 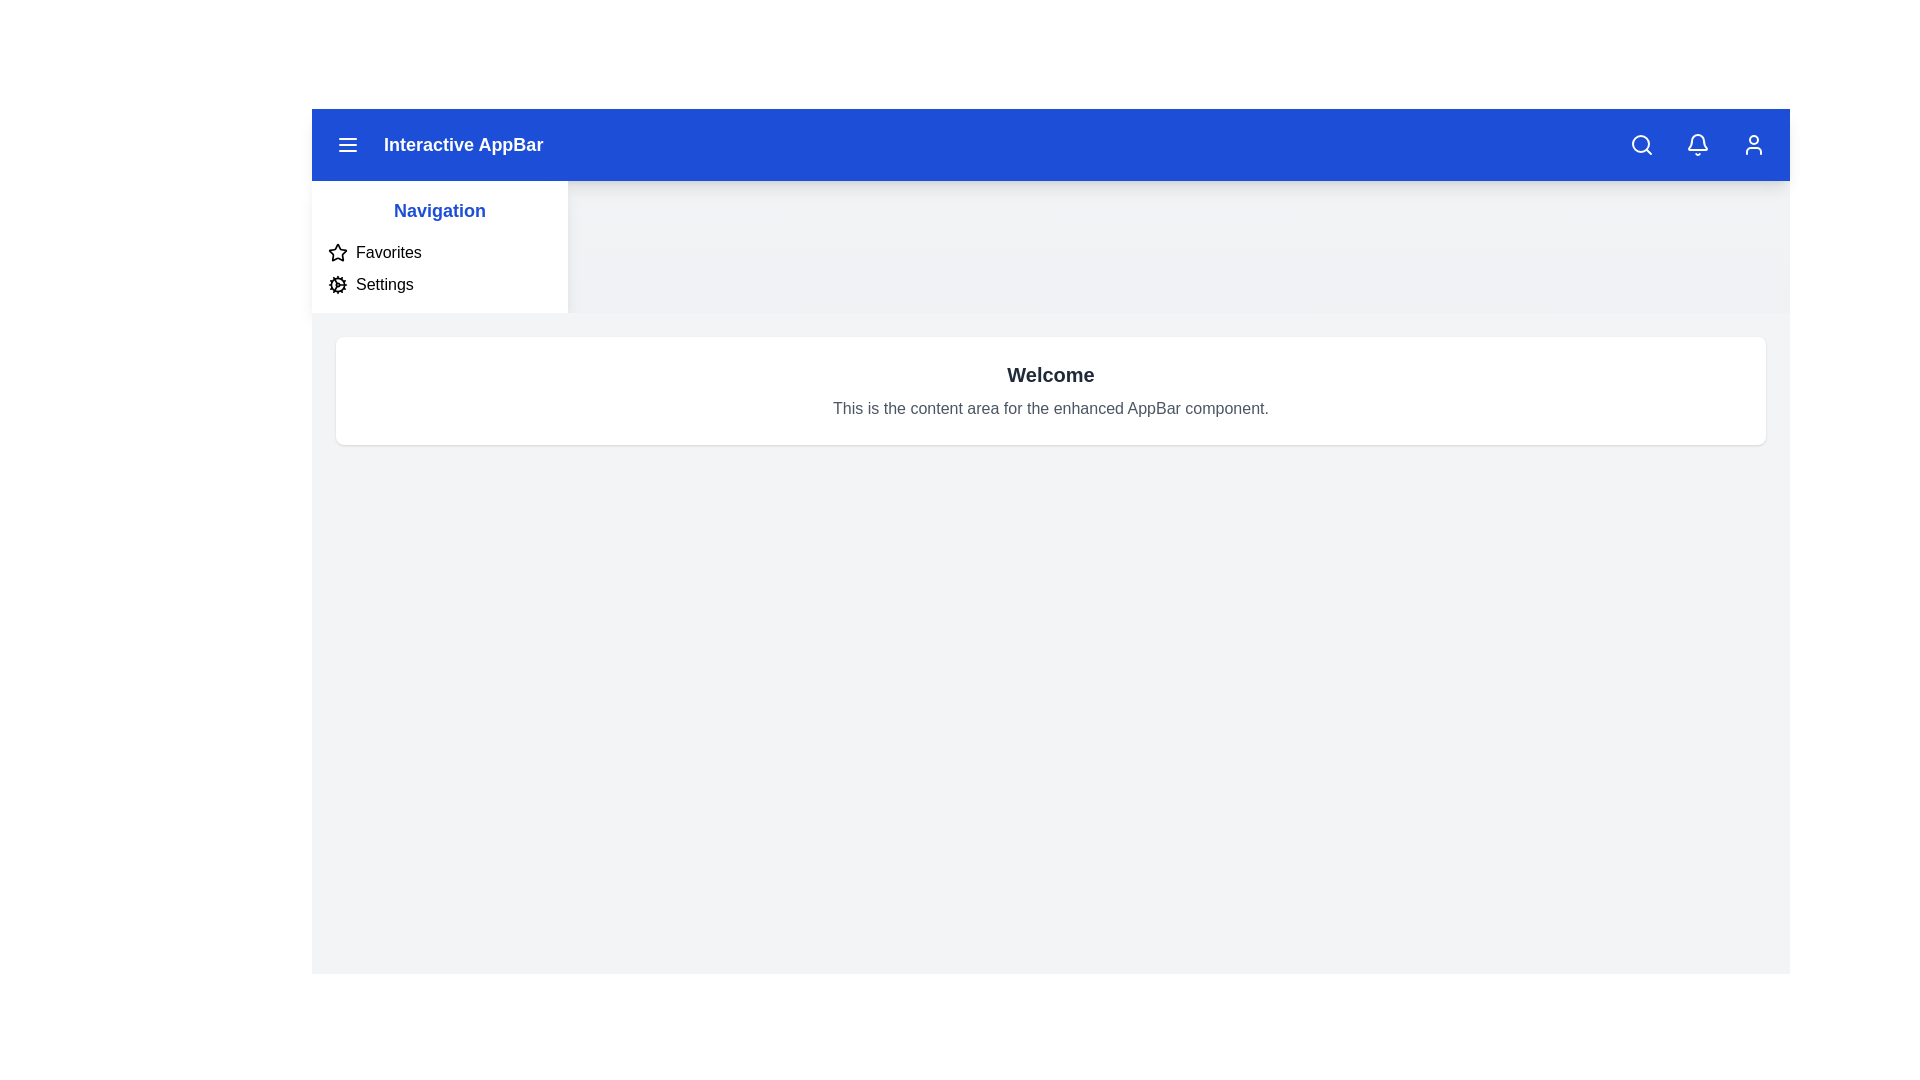 What do you see at coordinates (1641, 144) in the screenshot?
I see `the search icon in the AppBar` at bounding box center [1641, 144].